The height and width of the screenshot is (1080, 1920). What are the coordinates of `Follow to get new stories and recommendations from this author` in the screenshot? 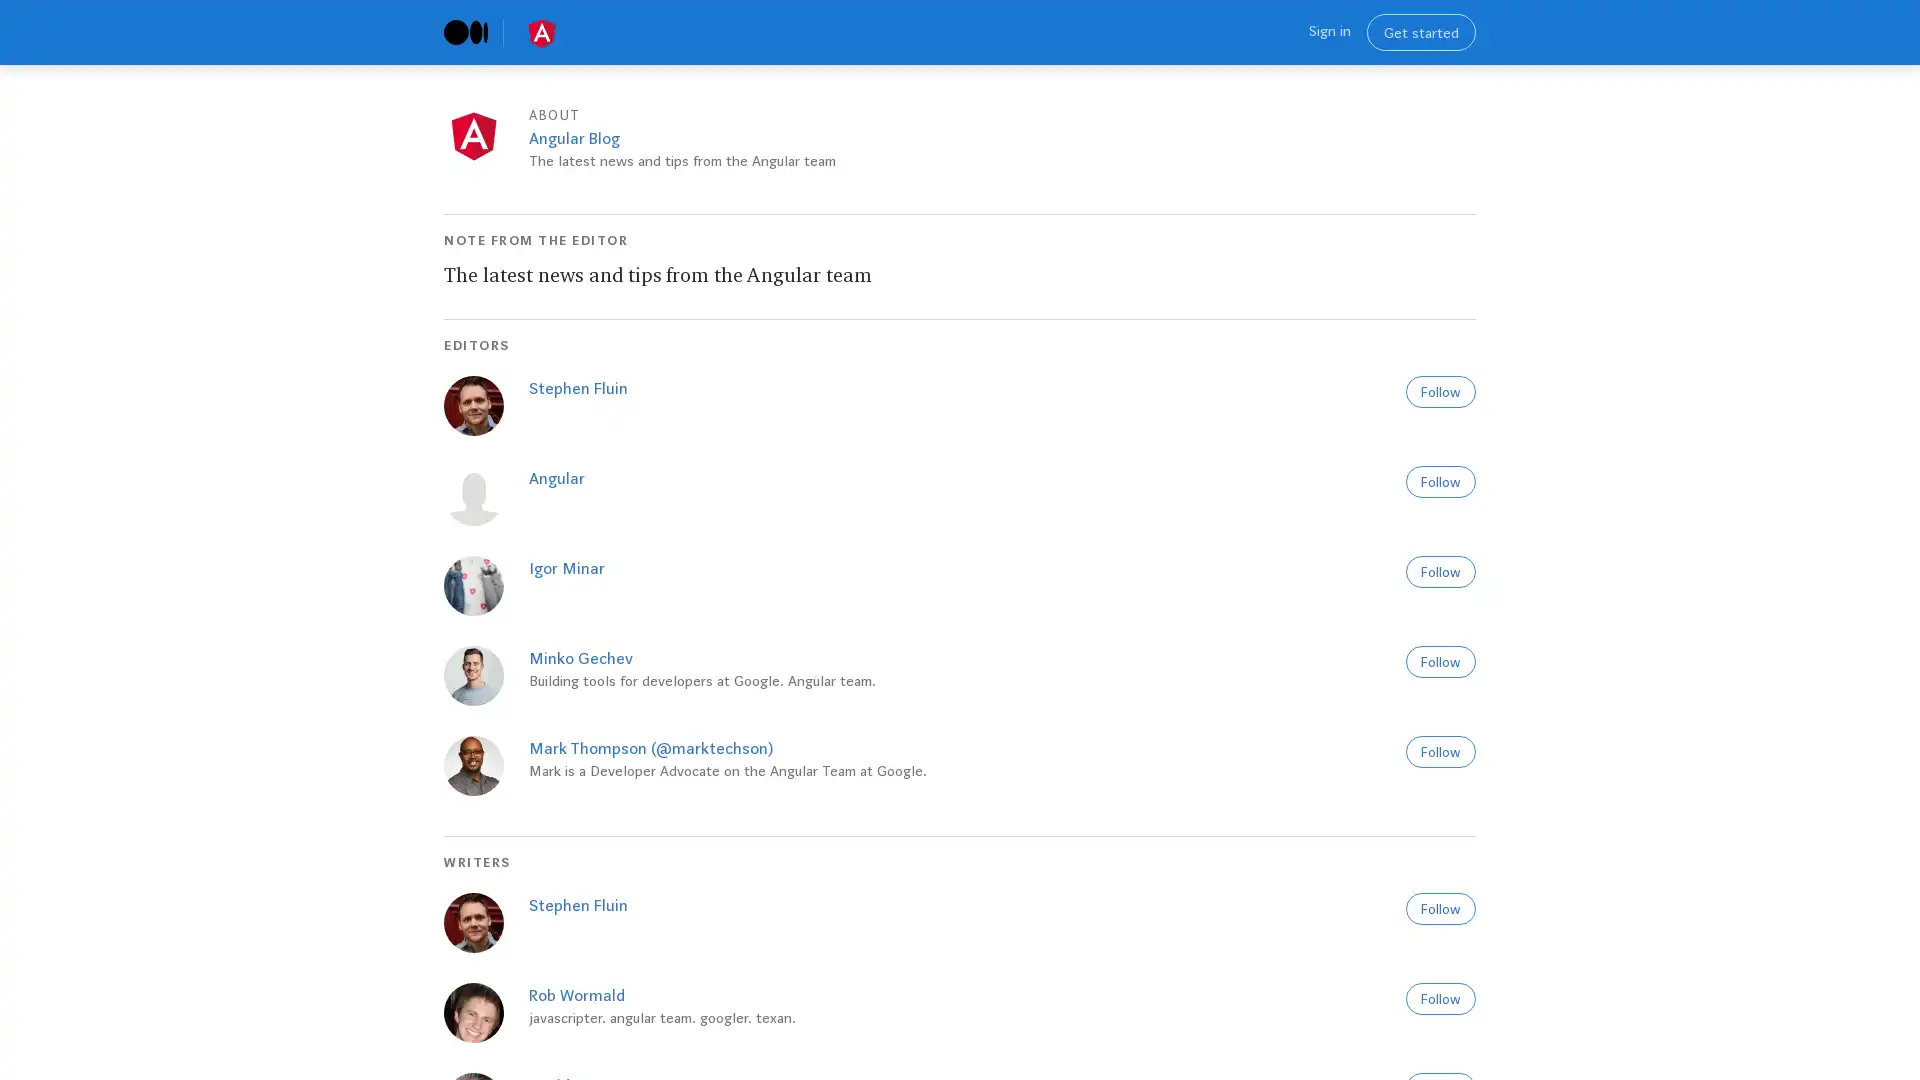 It's located at (1440, 481).